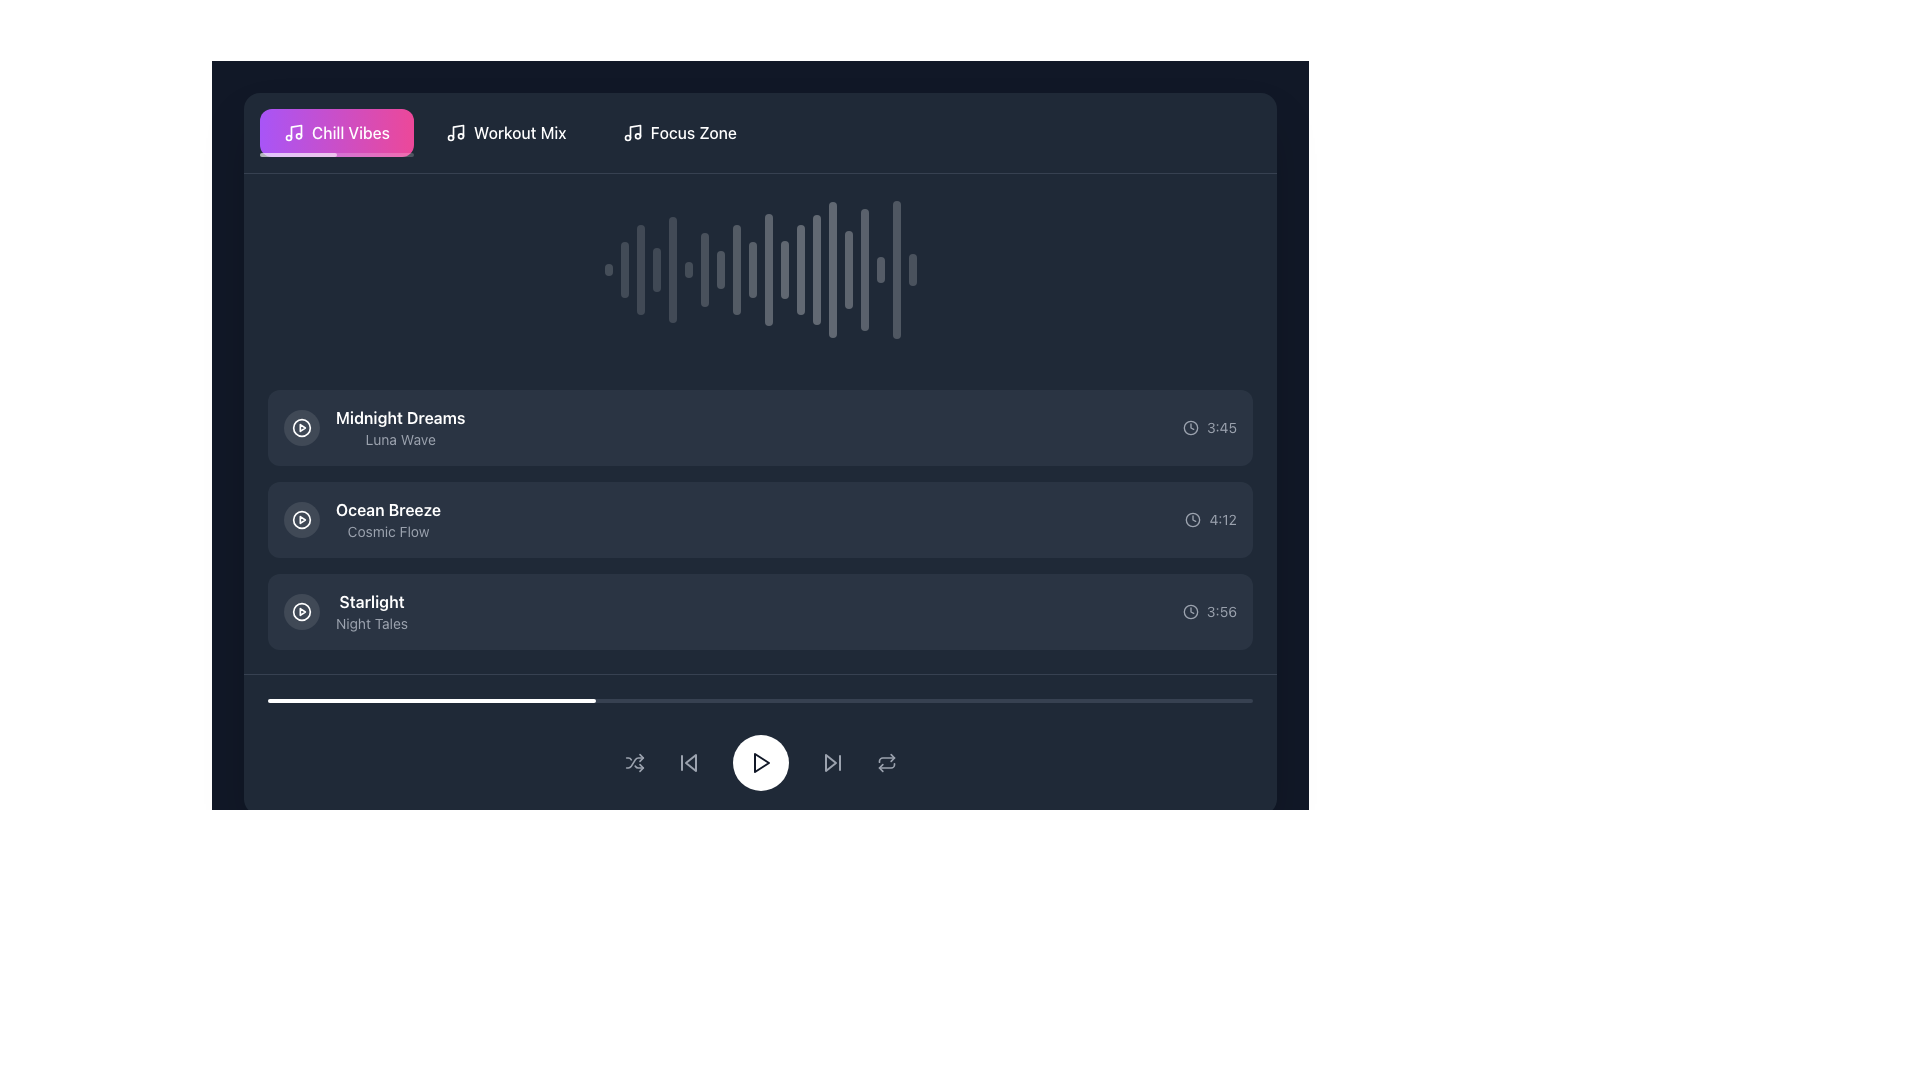 The height and width of the screenshot is (1080, 1920). Describe the element at coordinates (301, 611) in the screenshot. I see `the central circular part of the play button icon in the third list item labeled 'Starlight' of the music playlist view` at that location.